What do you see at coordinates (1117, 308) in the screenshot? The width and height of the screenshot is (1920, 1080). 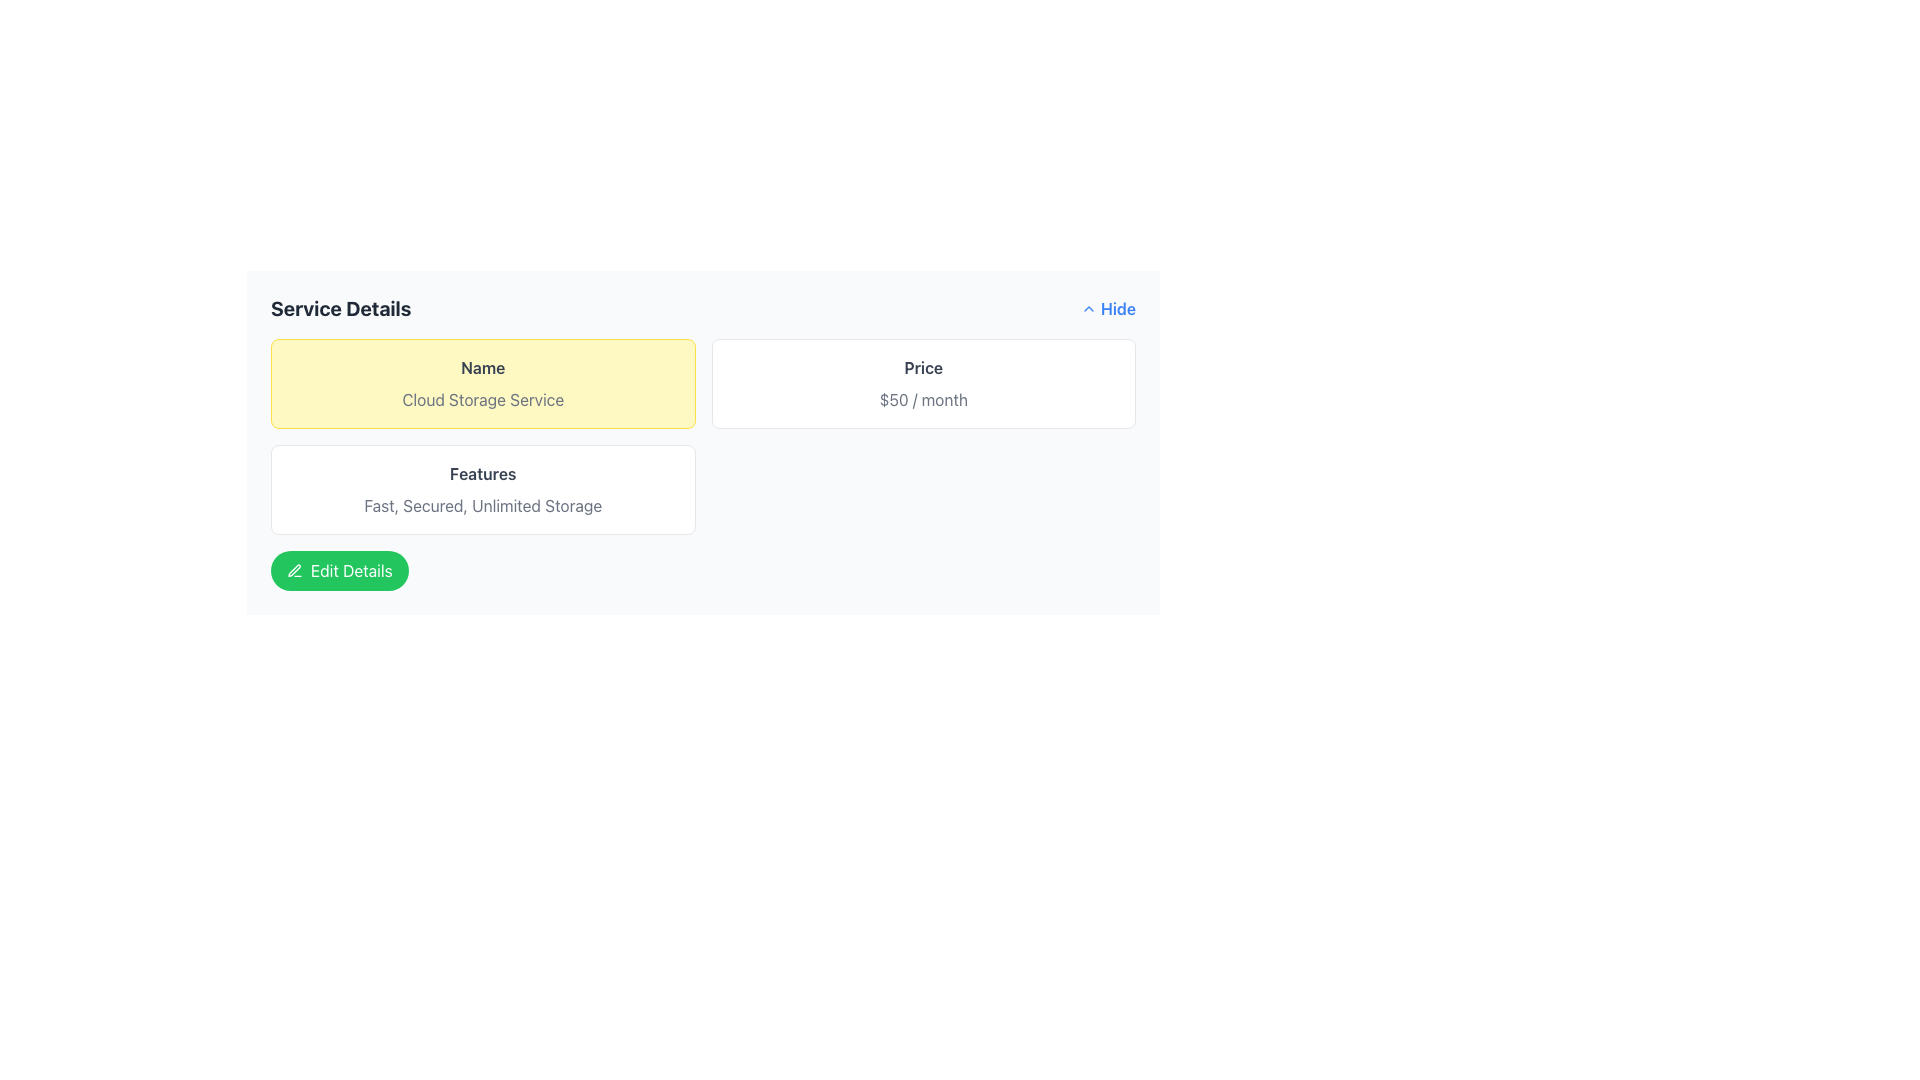 I see `the bolded blue text label 'Hide' located in the top-right corner of the interface` at bounding box center [1117, 308].